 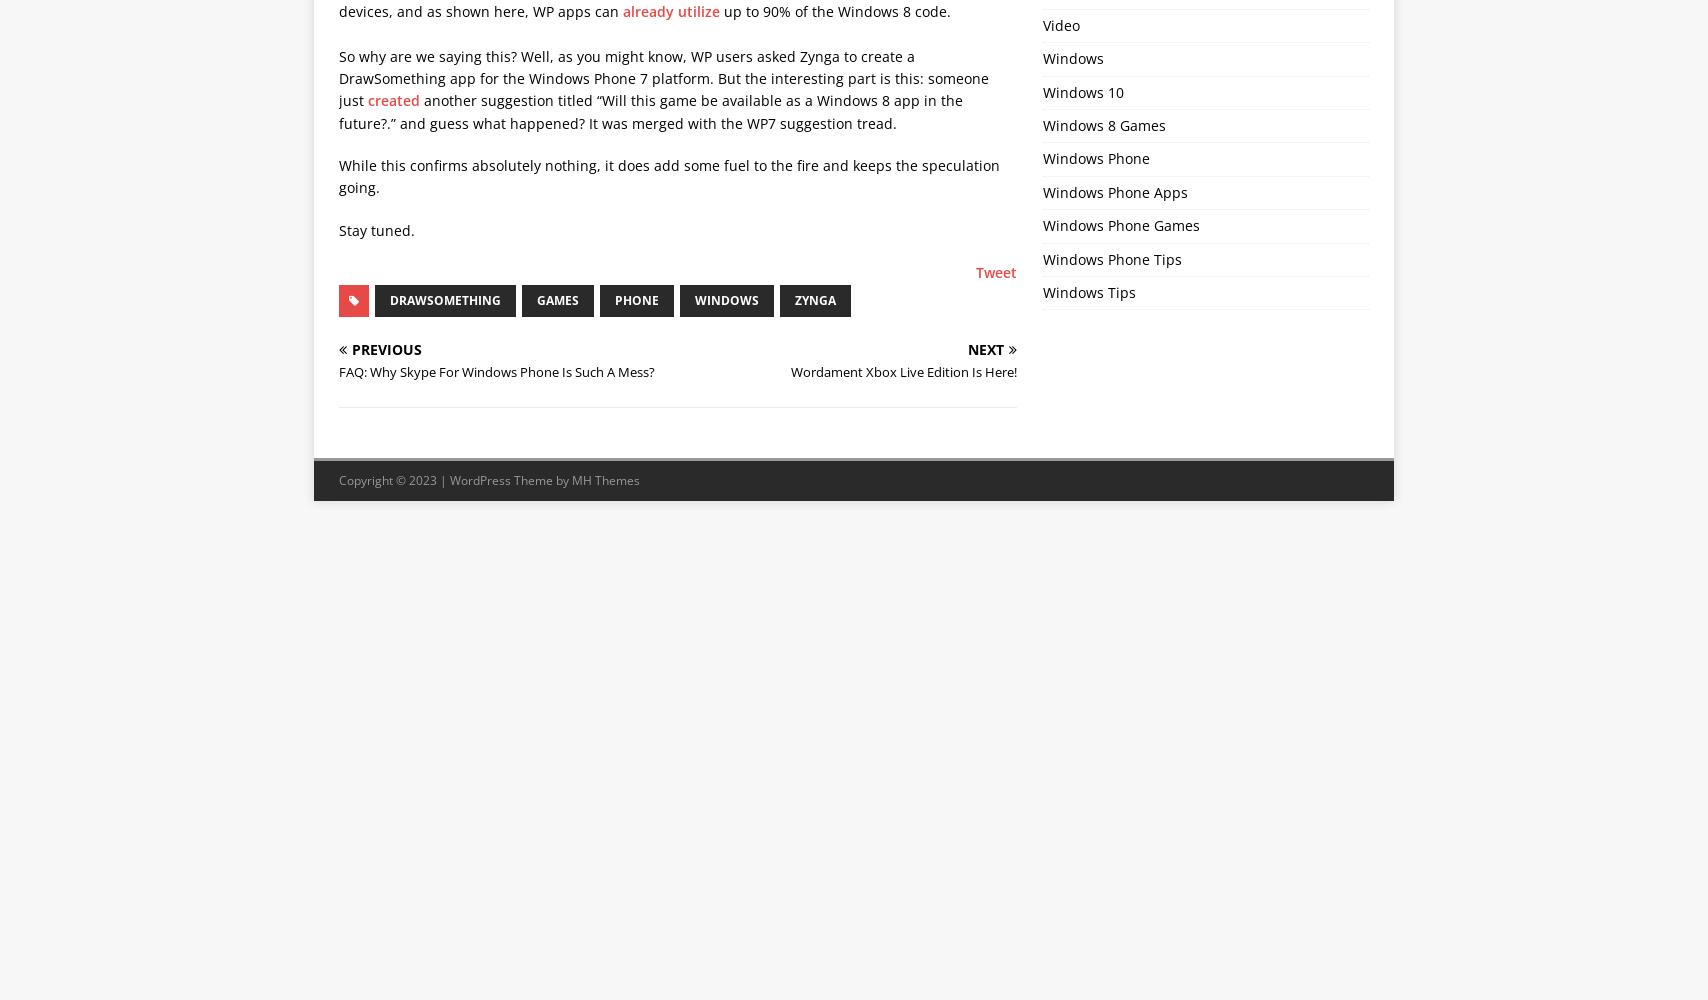 I want to click on 'up to 90% of the Windows 8 code.', so click(x=835, y=10).